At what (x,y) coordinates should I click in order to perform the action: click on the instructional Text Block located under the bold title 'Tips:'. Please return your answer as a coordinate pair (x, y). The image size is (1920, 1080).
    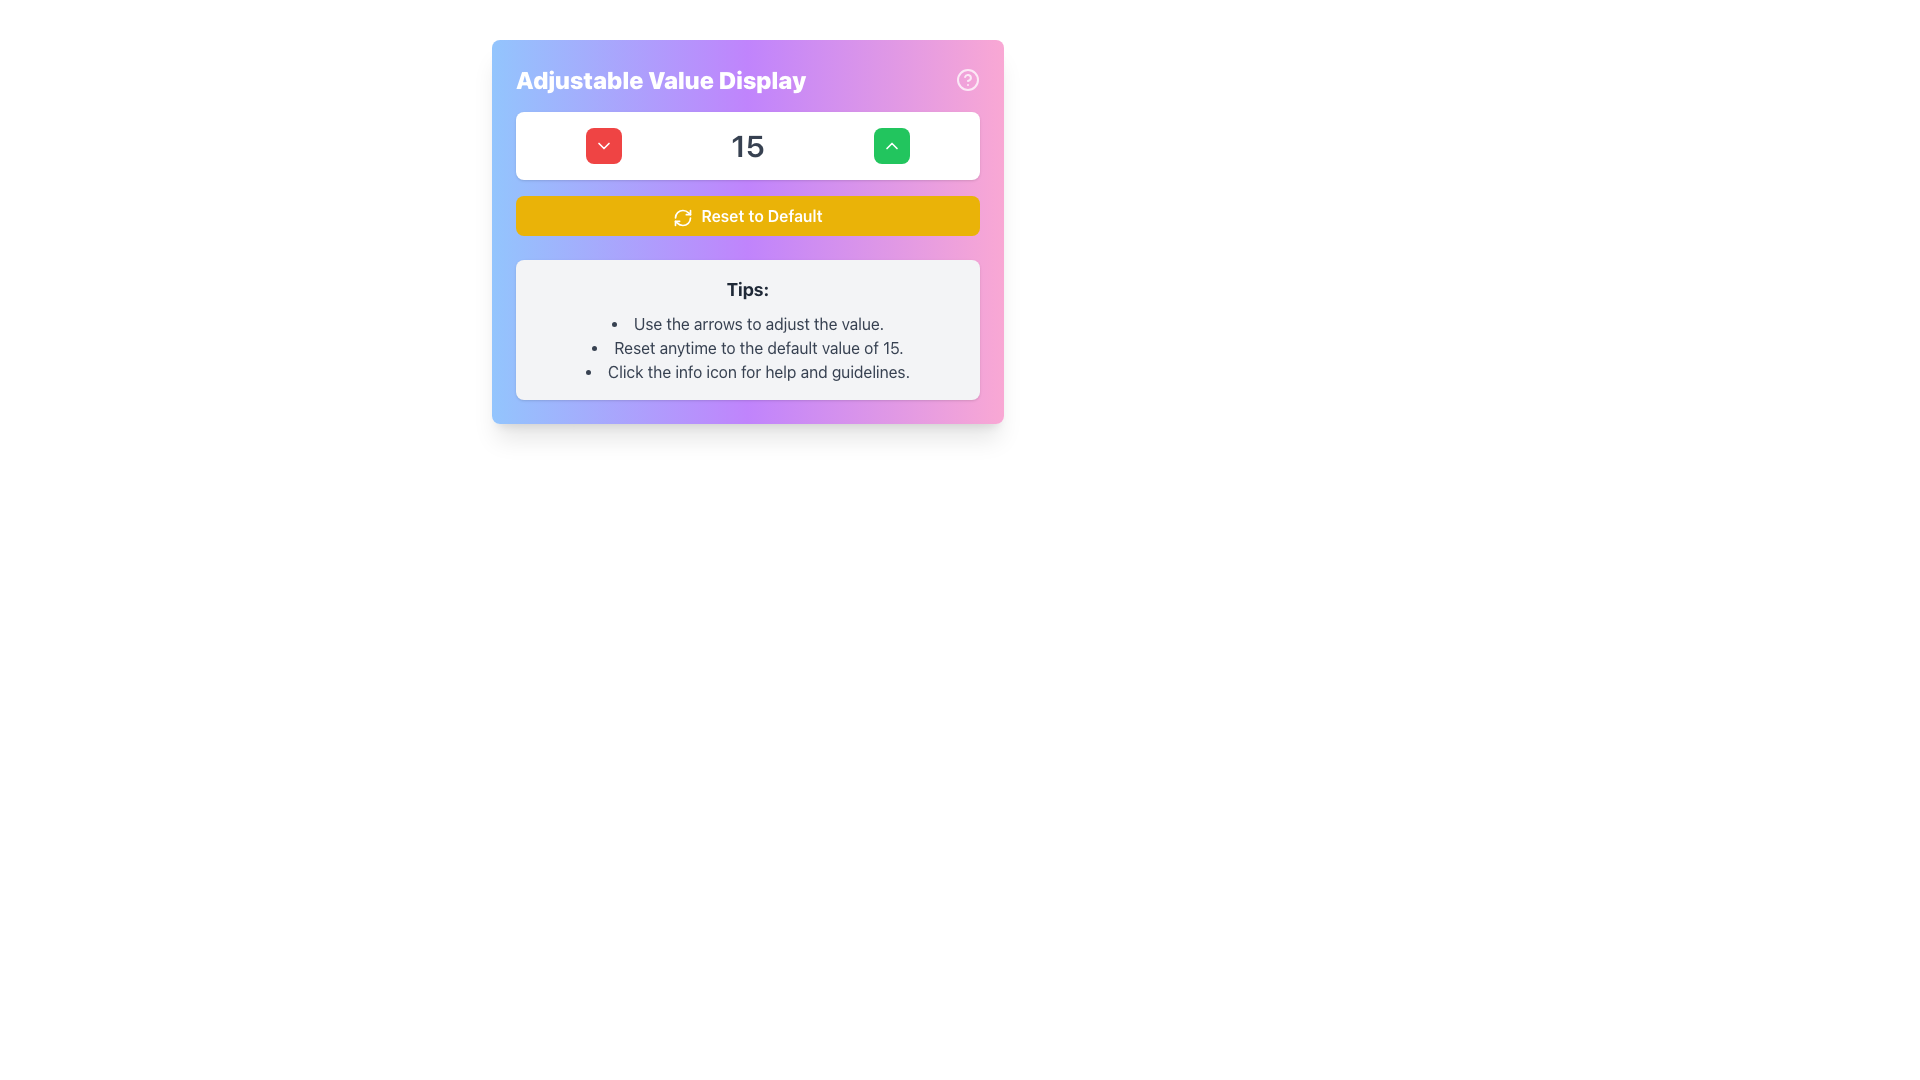
    Looking at the image, I should click on (747, 346).